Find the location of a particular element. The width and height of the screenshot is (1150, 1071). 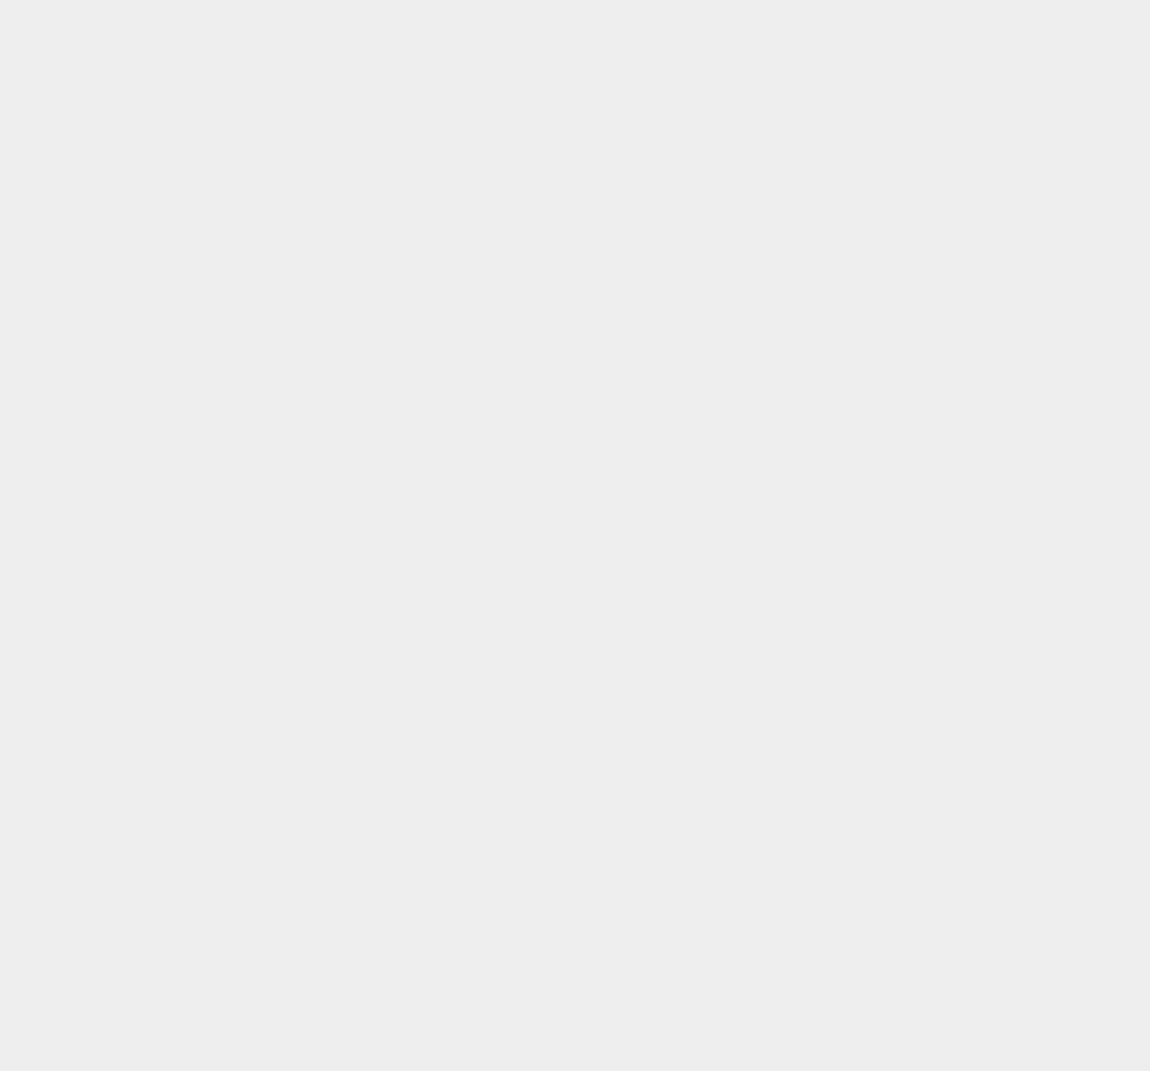

'Amazon Phone' is located at coordinates (859, 974).